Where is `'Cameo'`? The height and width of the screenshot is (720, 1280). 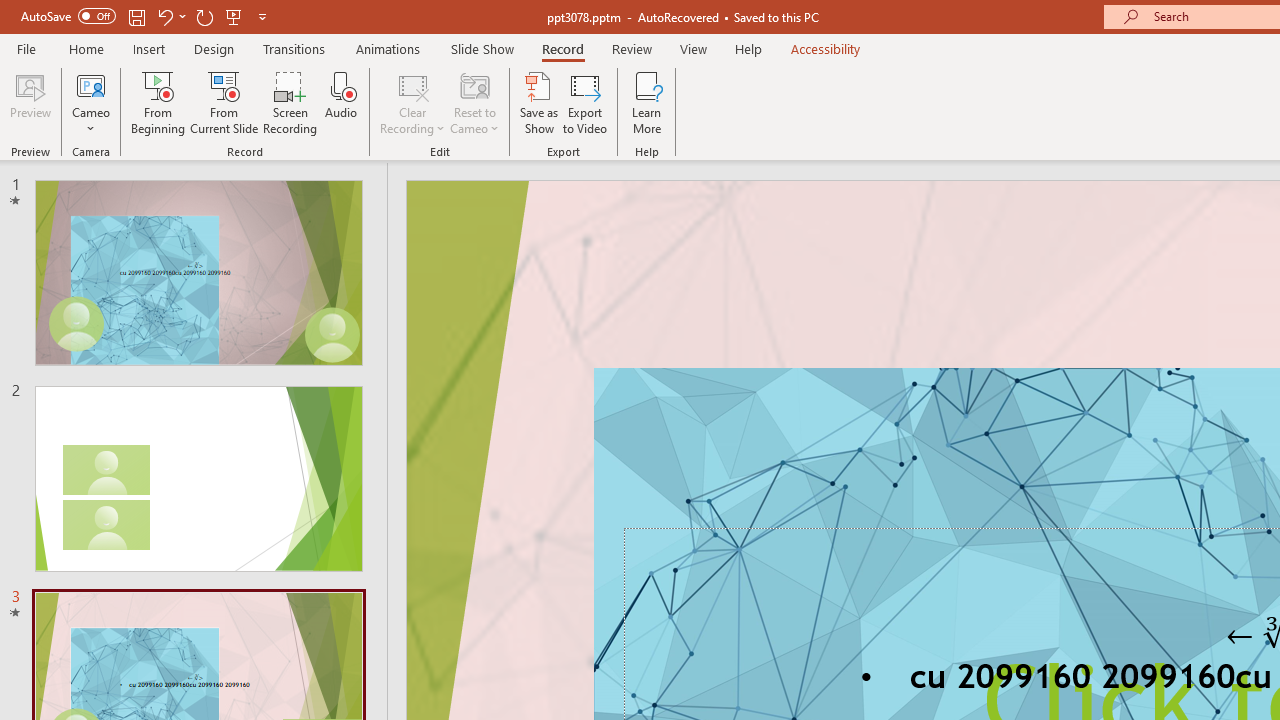 'Cameo' is located at coordinates (90, 84).